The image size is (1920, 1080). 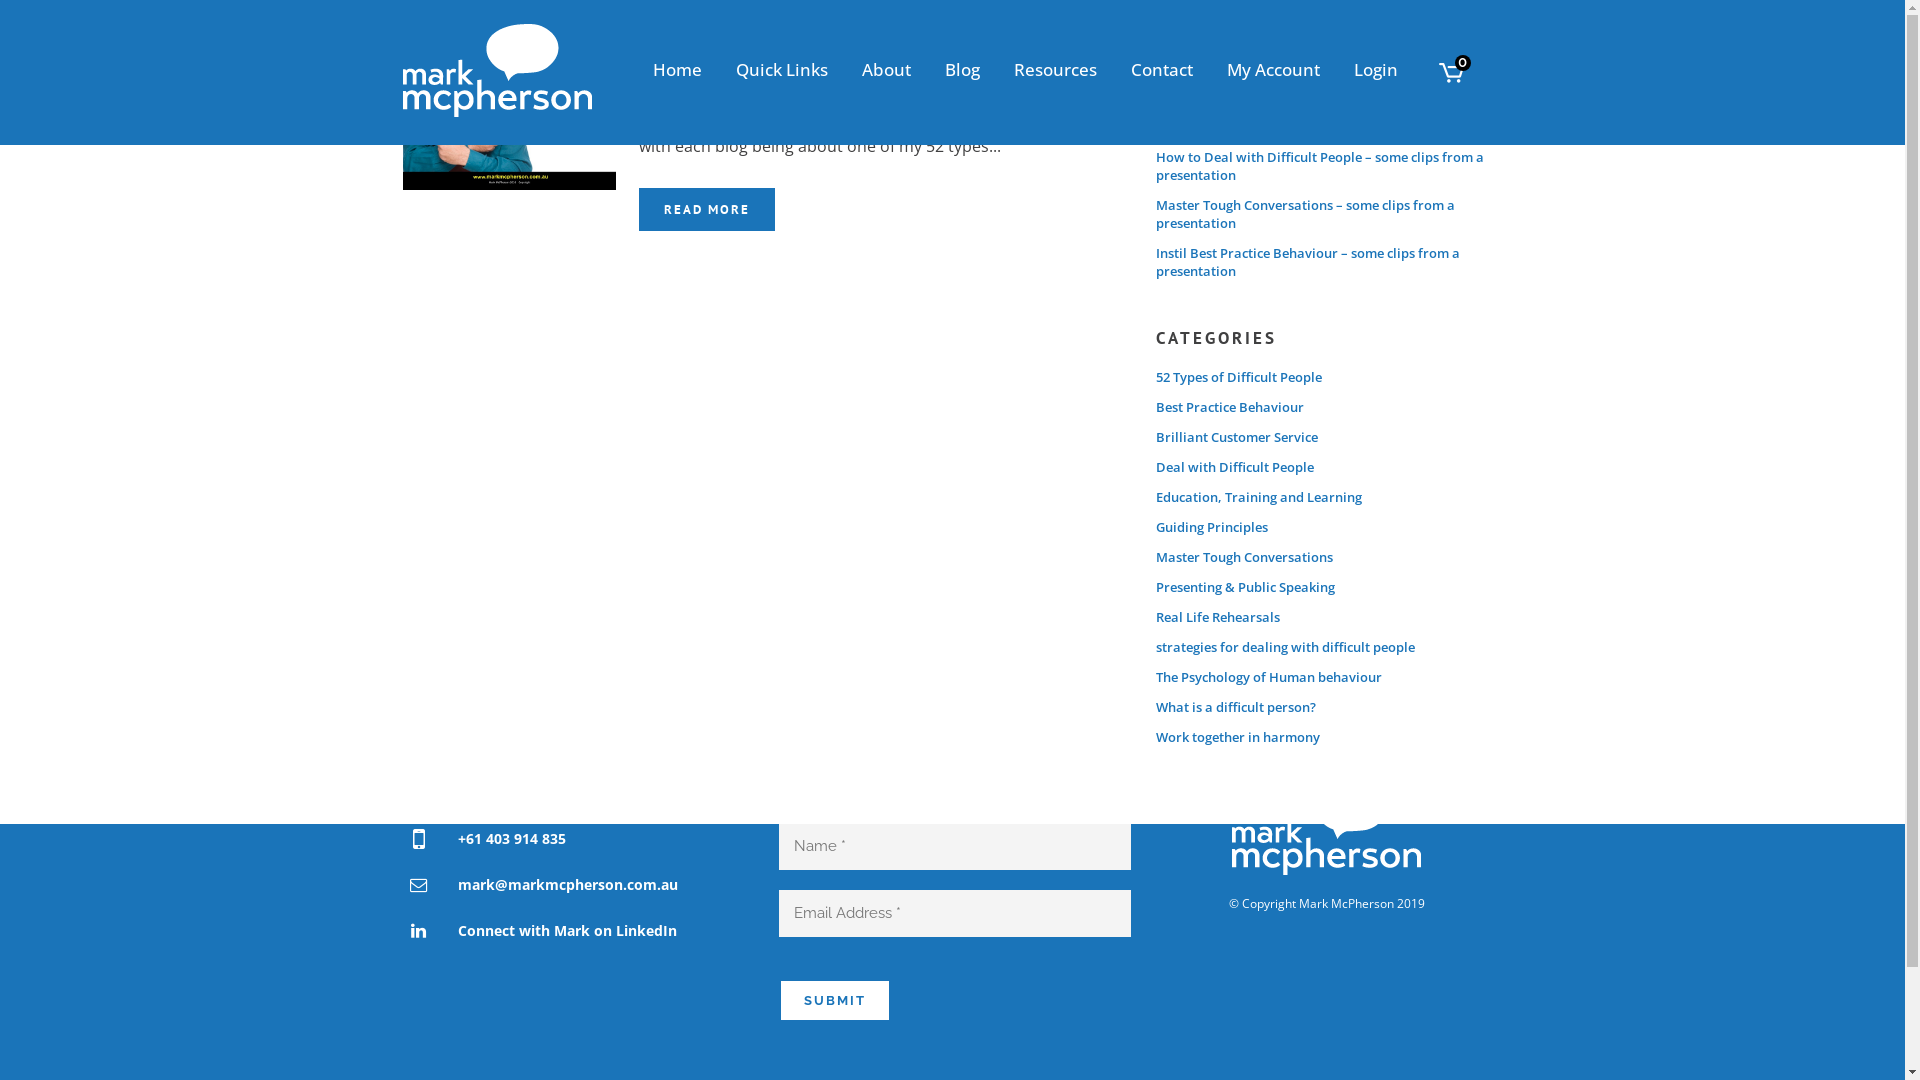 I want to click on 'Quick Links', so click(x=780, y=68).